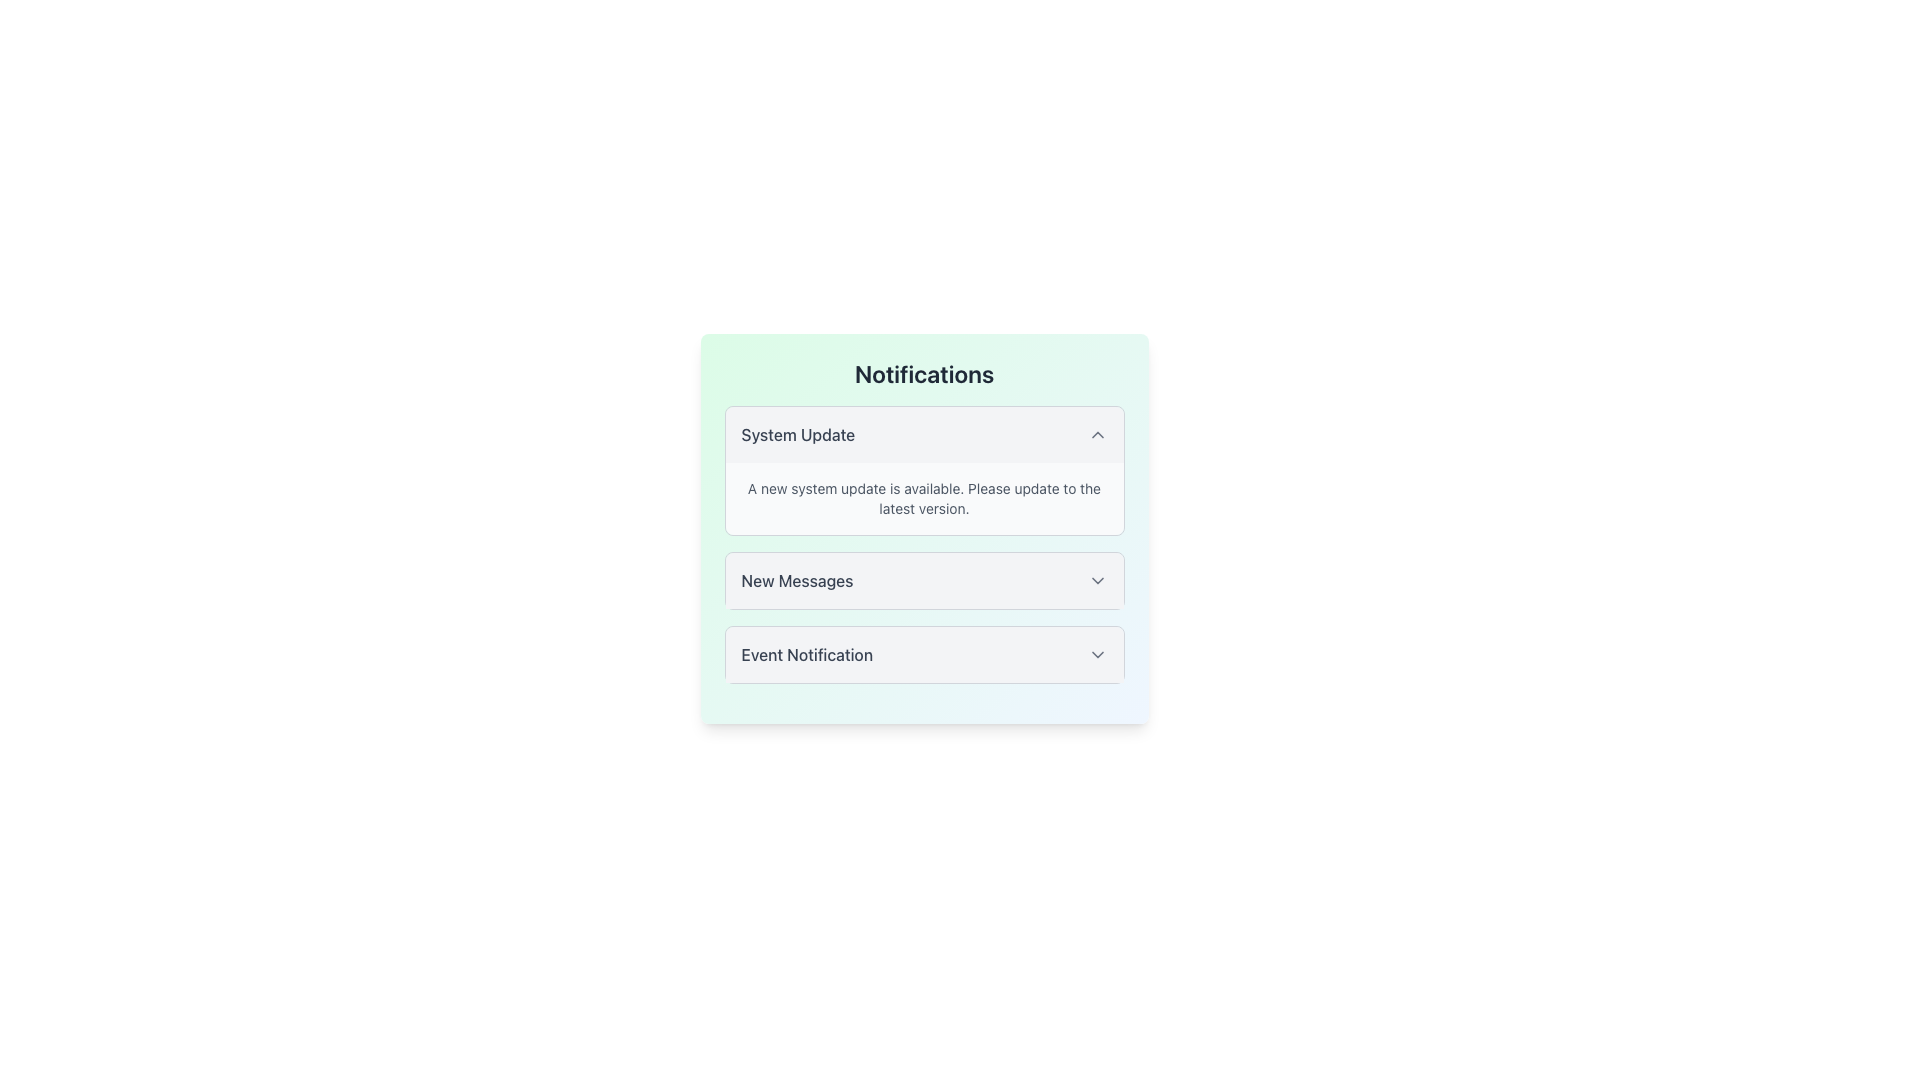  Describe the element at coordinates (923, 497) in the screenshot. I see `static text that informs about the system update, which is located in the 'System Update' section under the 'Notifications' header` at that location.